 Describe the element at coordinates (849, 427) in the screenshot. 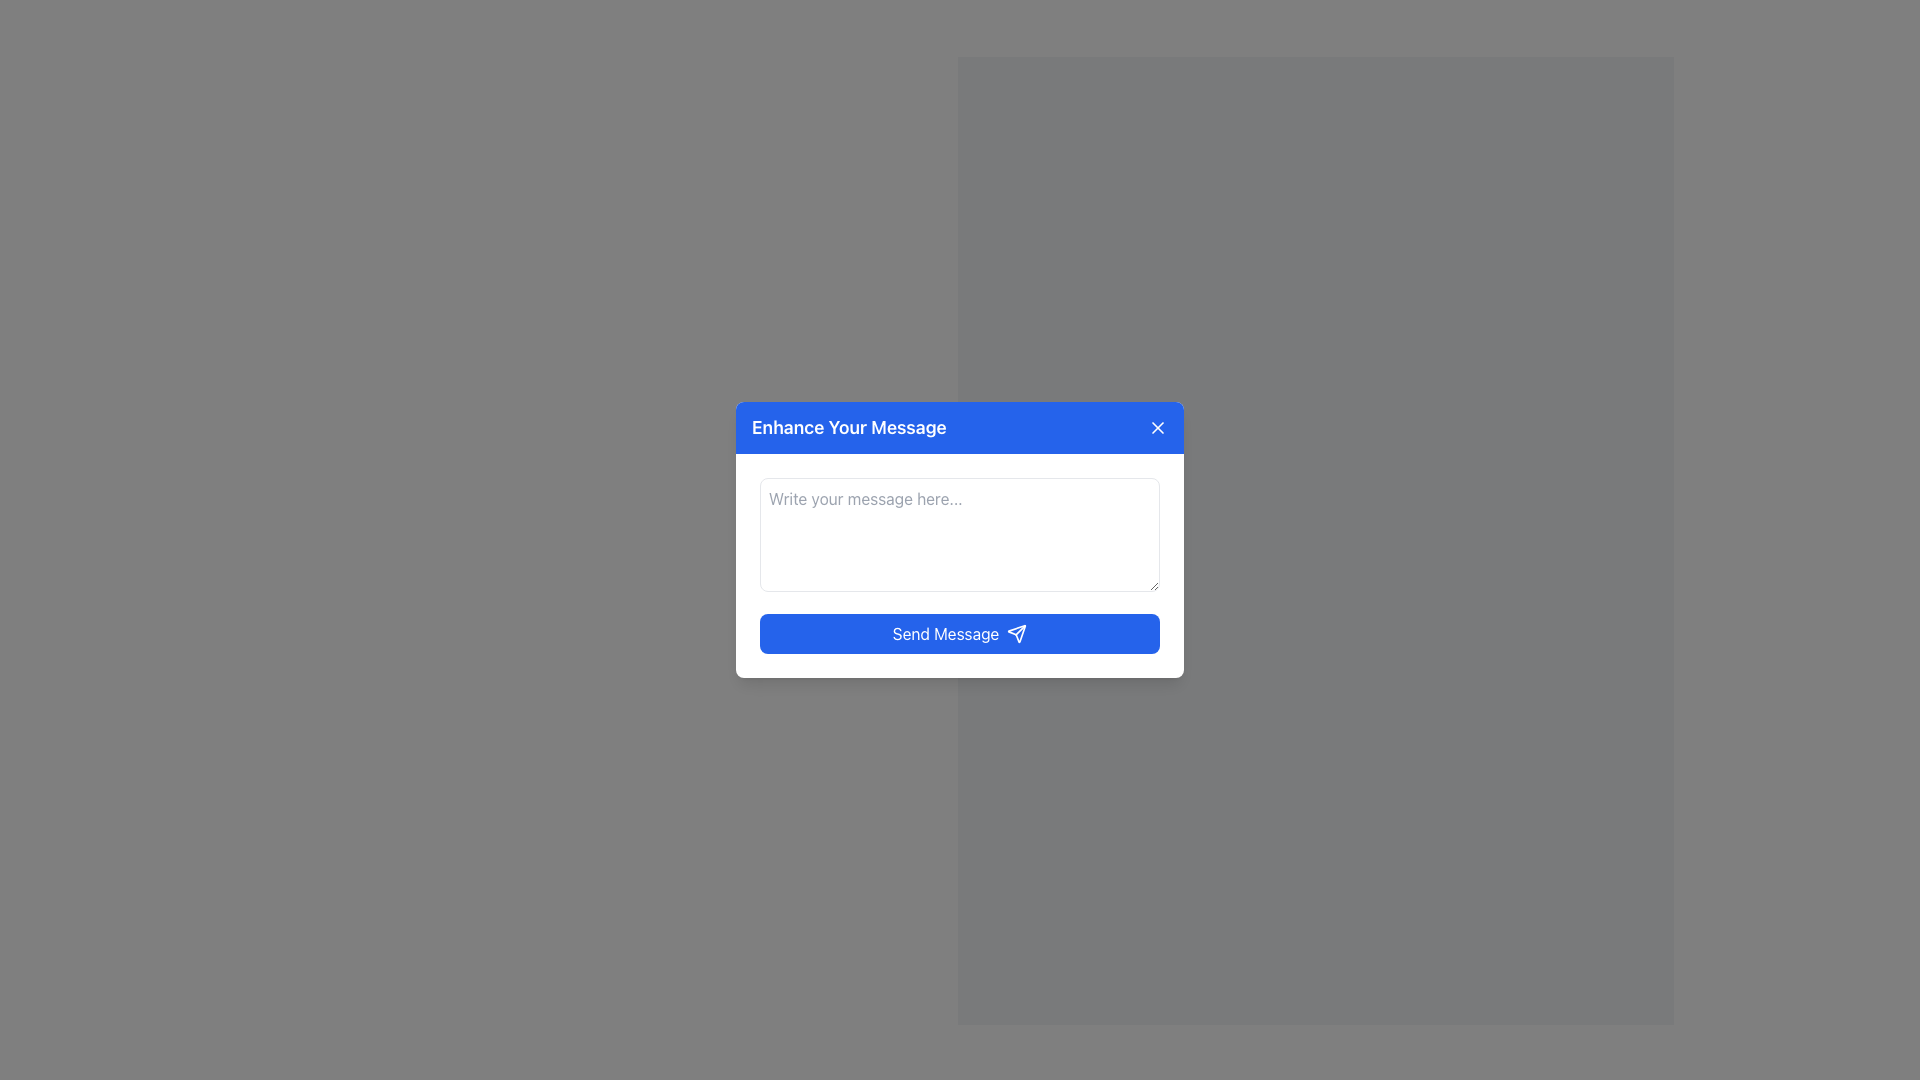

I see `text from the text label displaying 'Enhance Your Message' in a bold font on a blue background, located at the top-left corner of the modal box` at that location.